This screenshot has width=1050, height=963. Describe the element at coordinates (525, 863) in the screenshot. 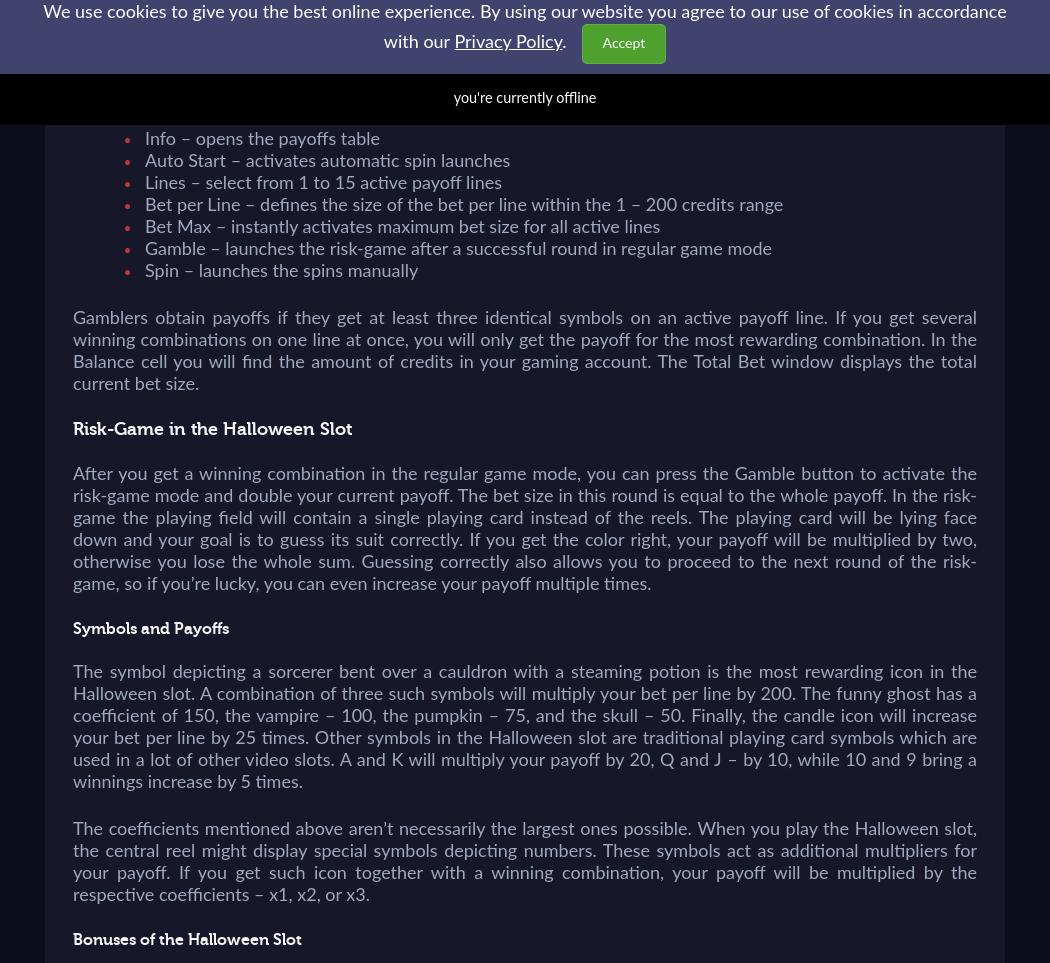

I see `'The coefficients mentioned above aren’t necessarily the largest ones possible. When you play the Halloween slot, the central reel might display special symbols depicting numbers. These symbols act as additional multipliers for your payoff. If you get such icon together with a winning combination, your payoff will be multiplied by the respective coefficients – x1, x2, or x3.'` at that location.